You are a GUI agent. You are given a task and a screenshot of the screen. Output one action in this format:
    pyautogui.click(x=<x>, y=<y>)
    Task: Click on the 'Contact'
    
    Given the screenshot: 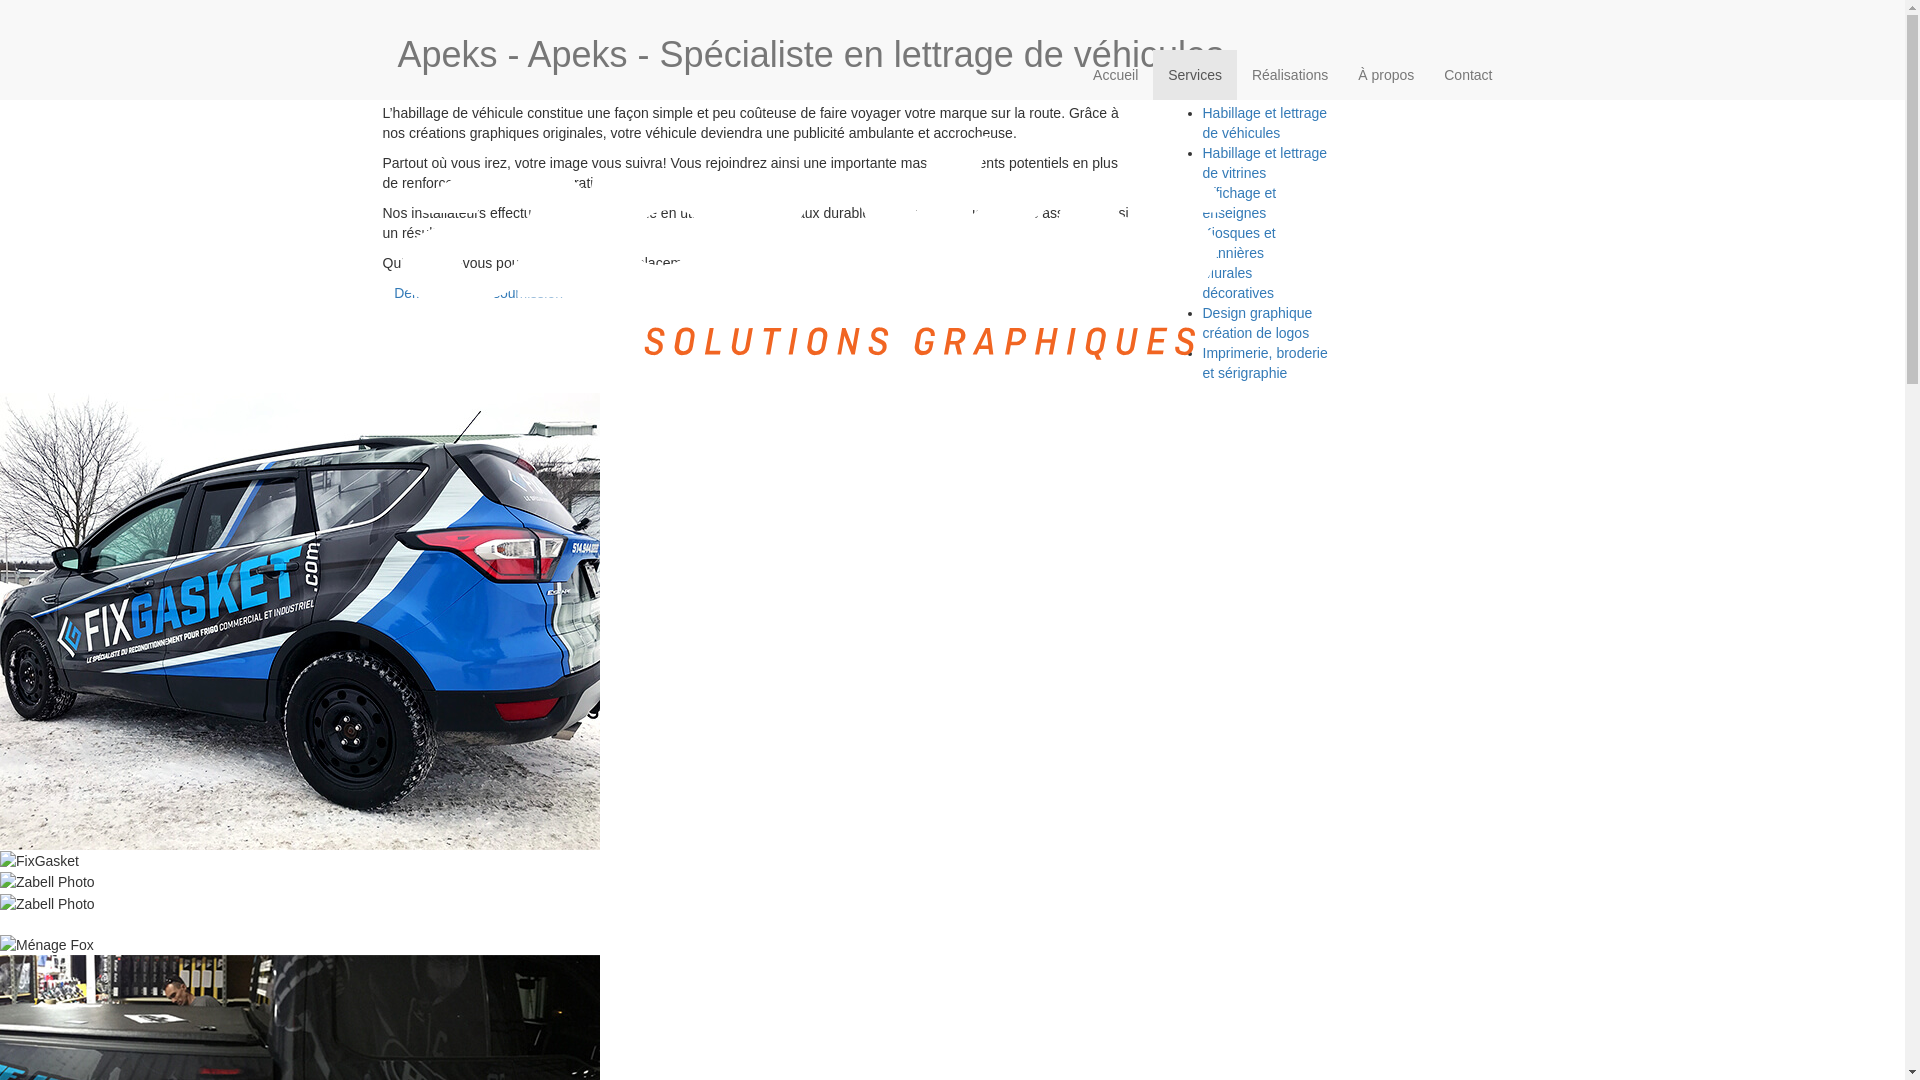 What is the action you would take?
    pyautogui.click(x=1468, y=73)
    